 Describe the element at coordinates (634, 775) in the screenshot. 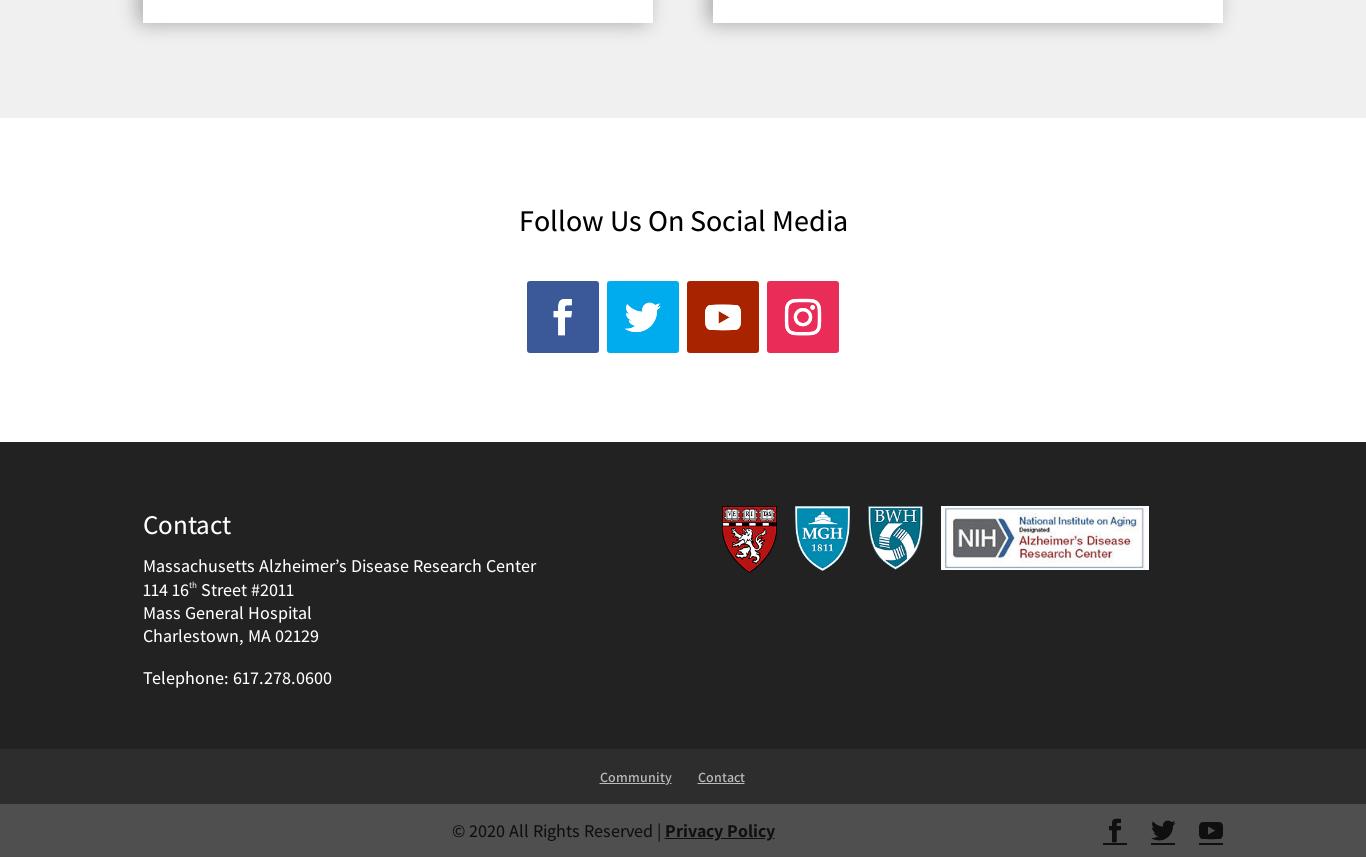

I see `'Community'` at that location.